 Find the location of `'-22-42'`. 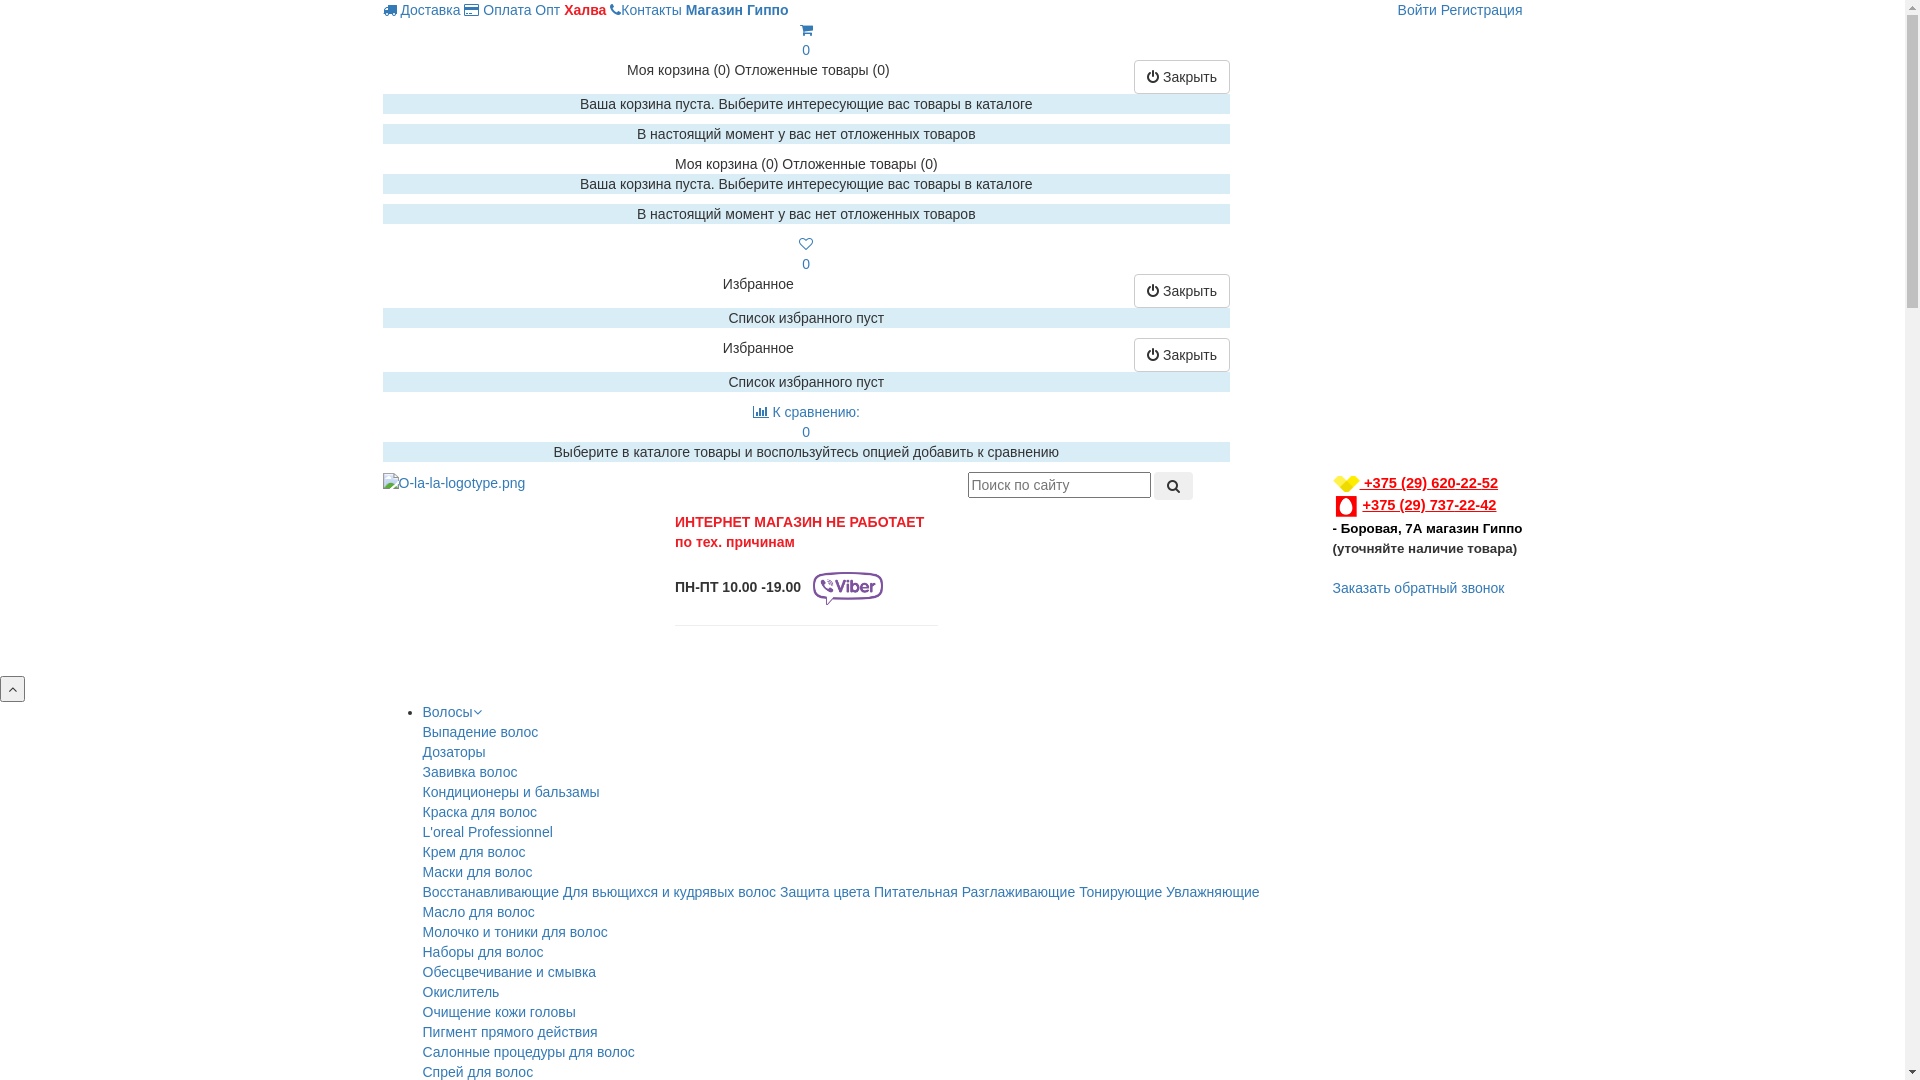

'-22-42' is located at coordinates (1474, 504).